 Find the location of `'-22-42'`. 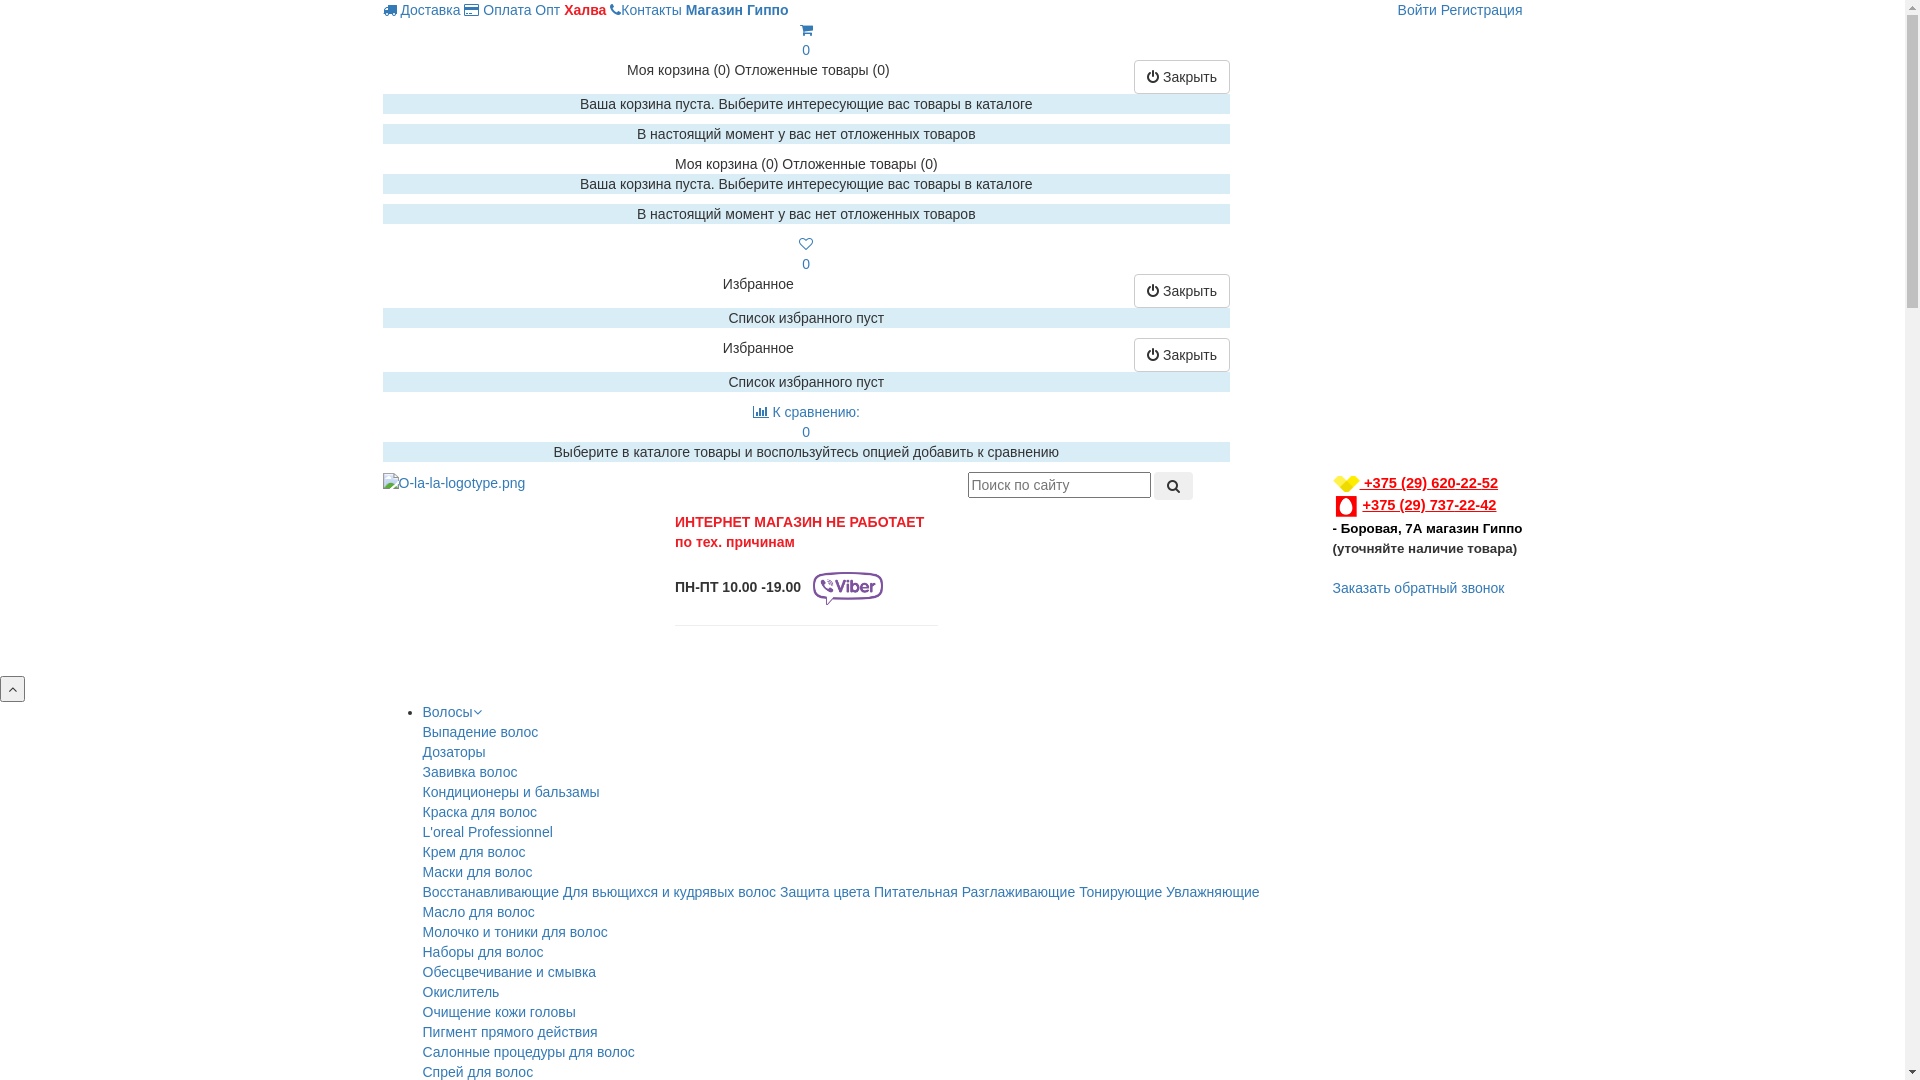

'-22-42' is located at coordinates (1474, 504).